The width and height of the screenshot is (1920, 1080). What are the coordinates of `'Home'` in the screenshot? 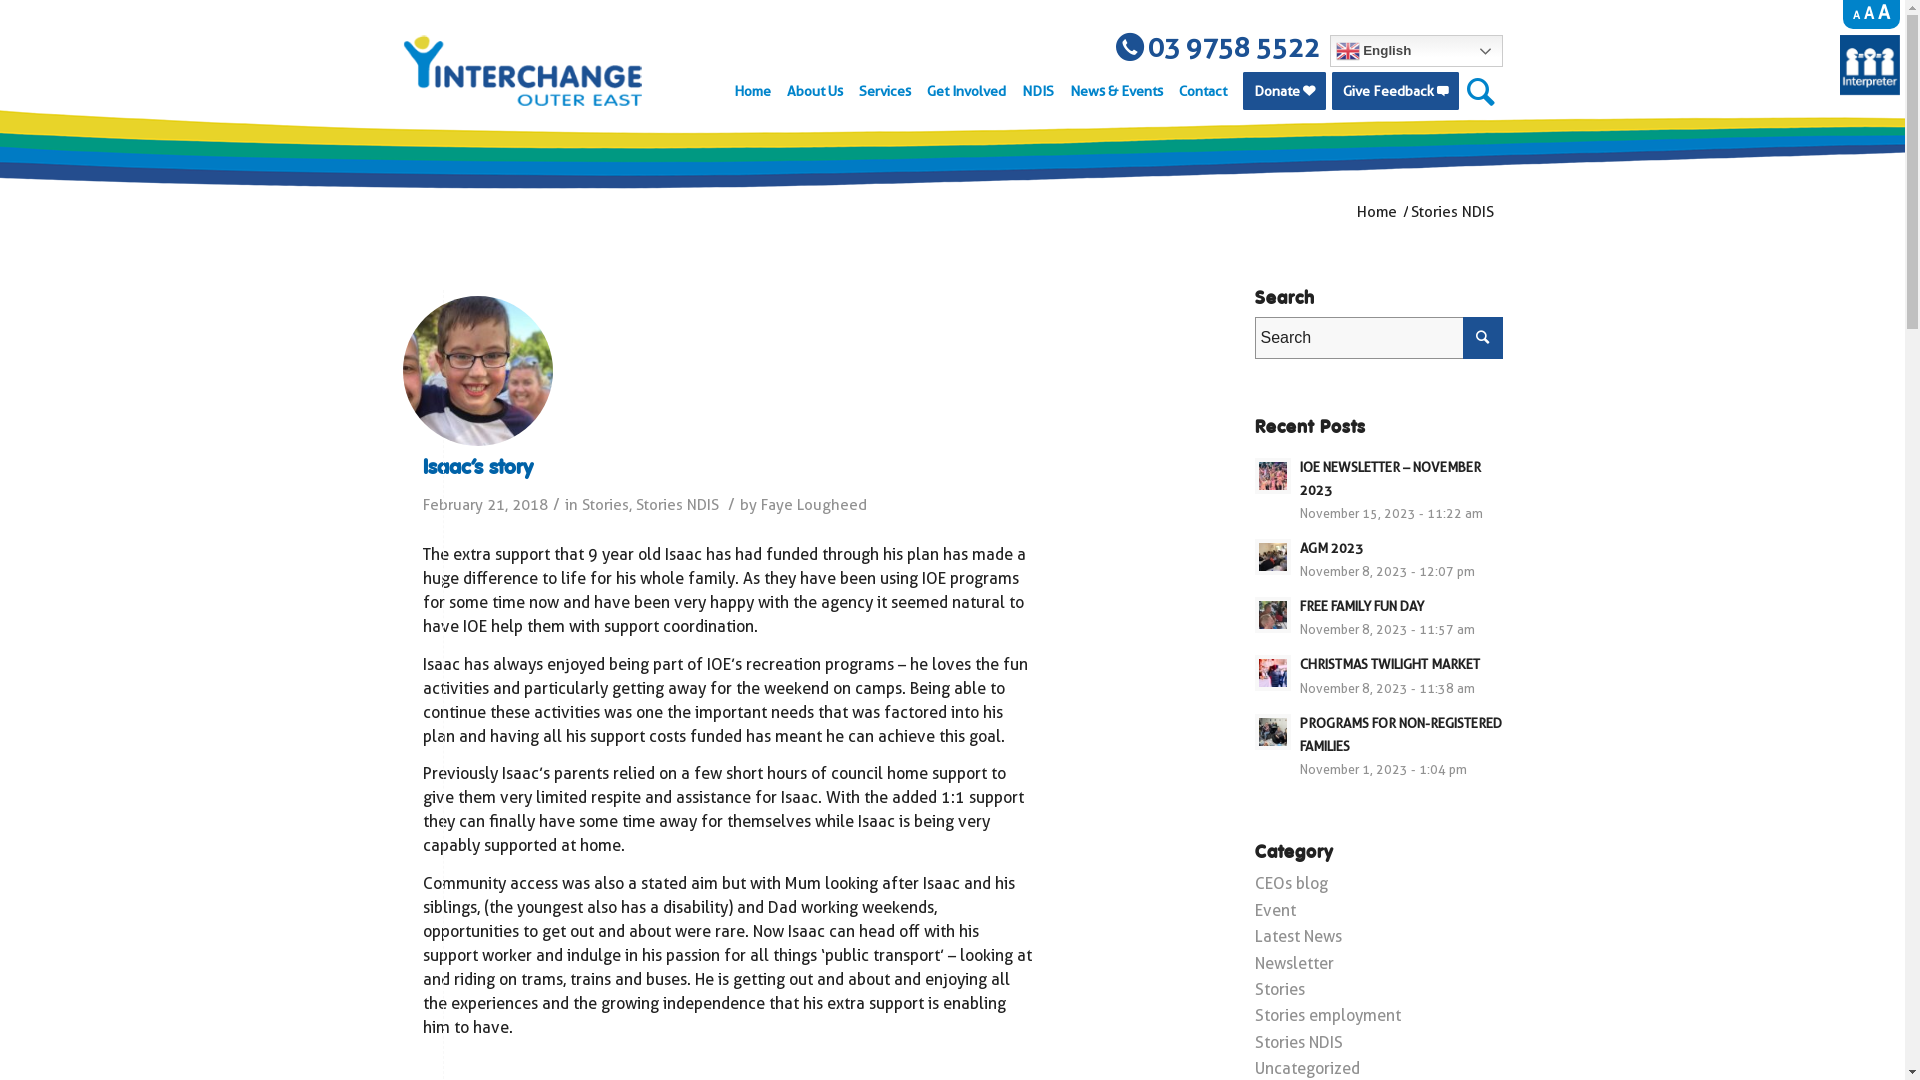 It's located at (1376, 212).